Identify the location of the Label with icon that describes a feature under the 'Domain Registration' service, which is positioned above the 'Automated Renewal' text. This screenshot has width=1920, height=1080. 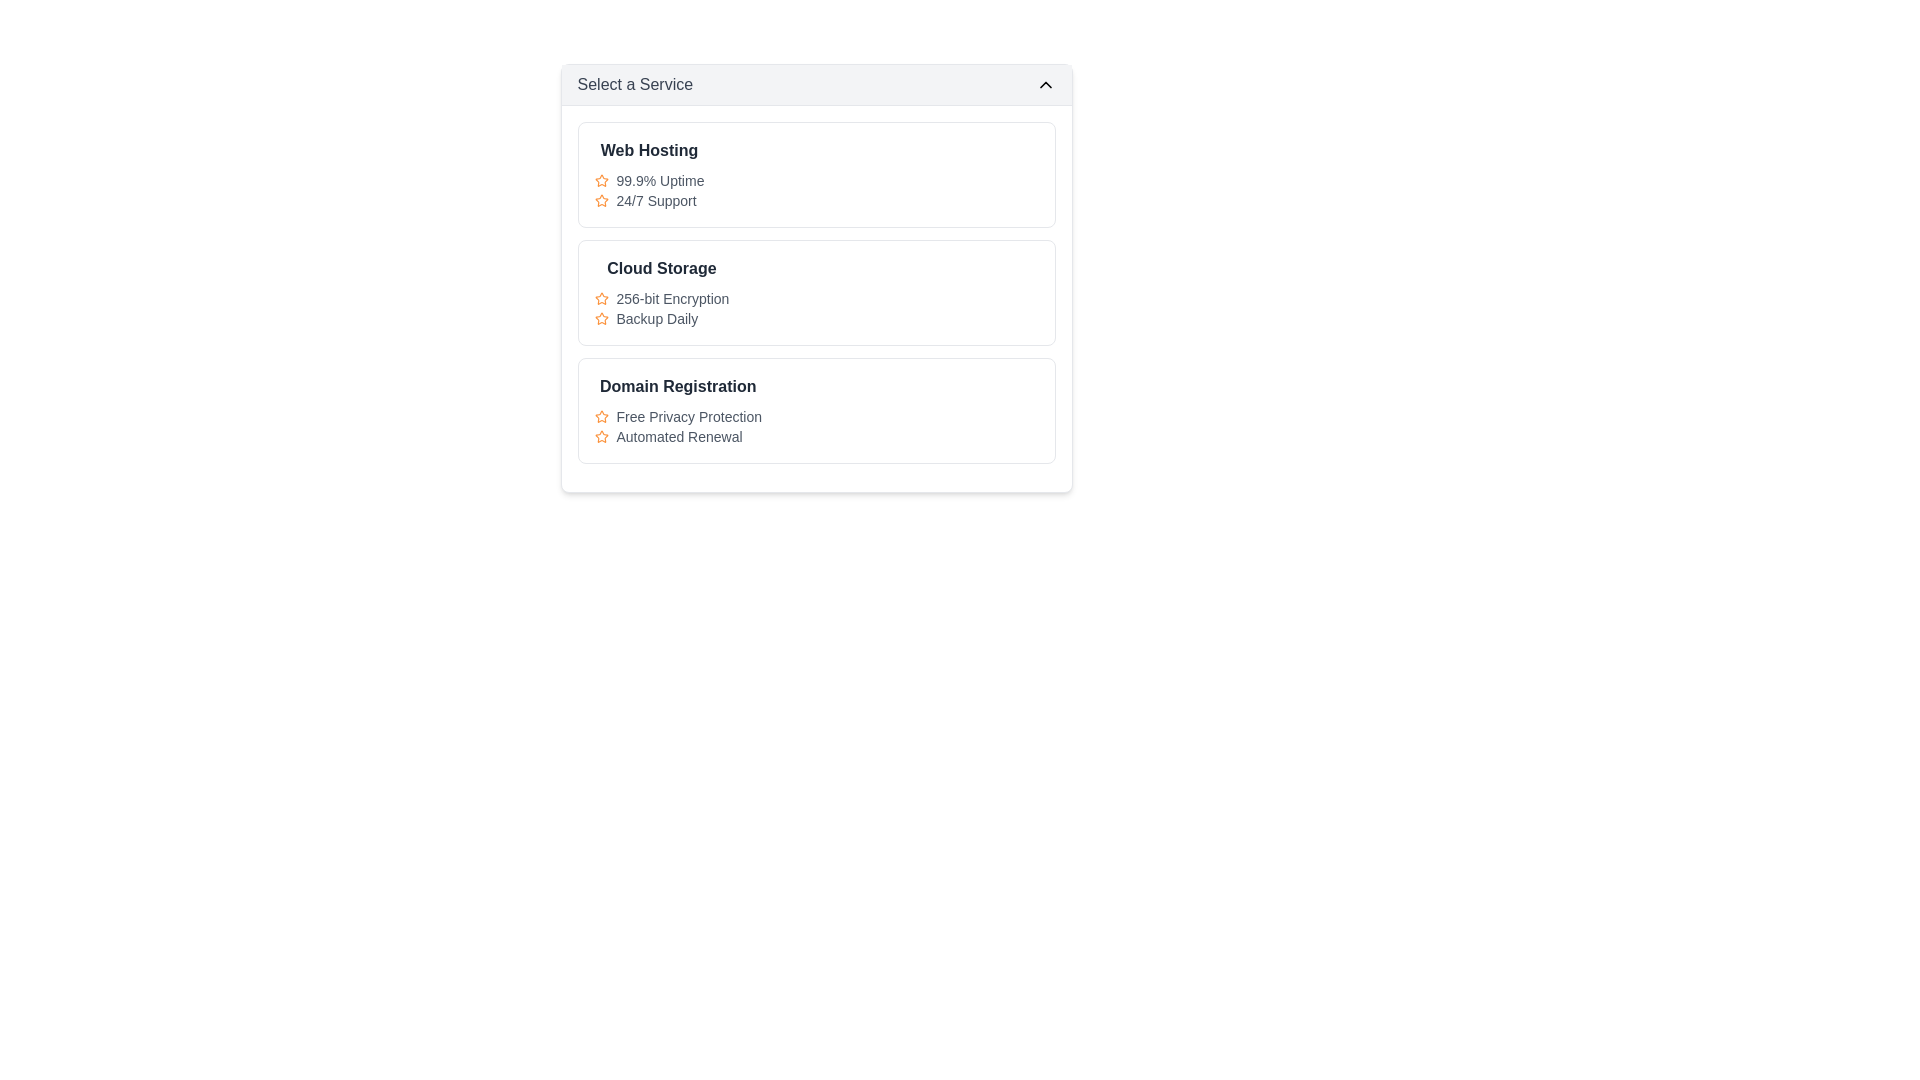
(678, 415).